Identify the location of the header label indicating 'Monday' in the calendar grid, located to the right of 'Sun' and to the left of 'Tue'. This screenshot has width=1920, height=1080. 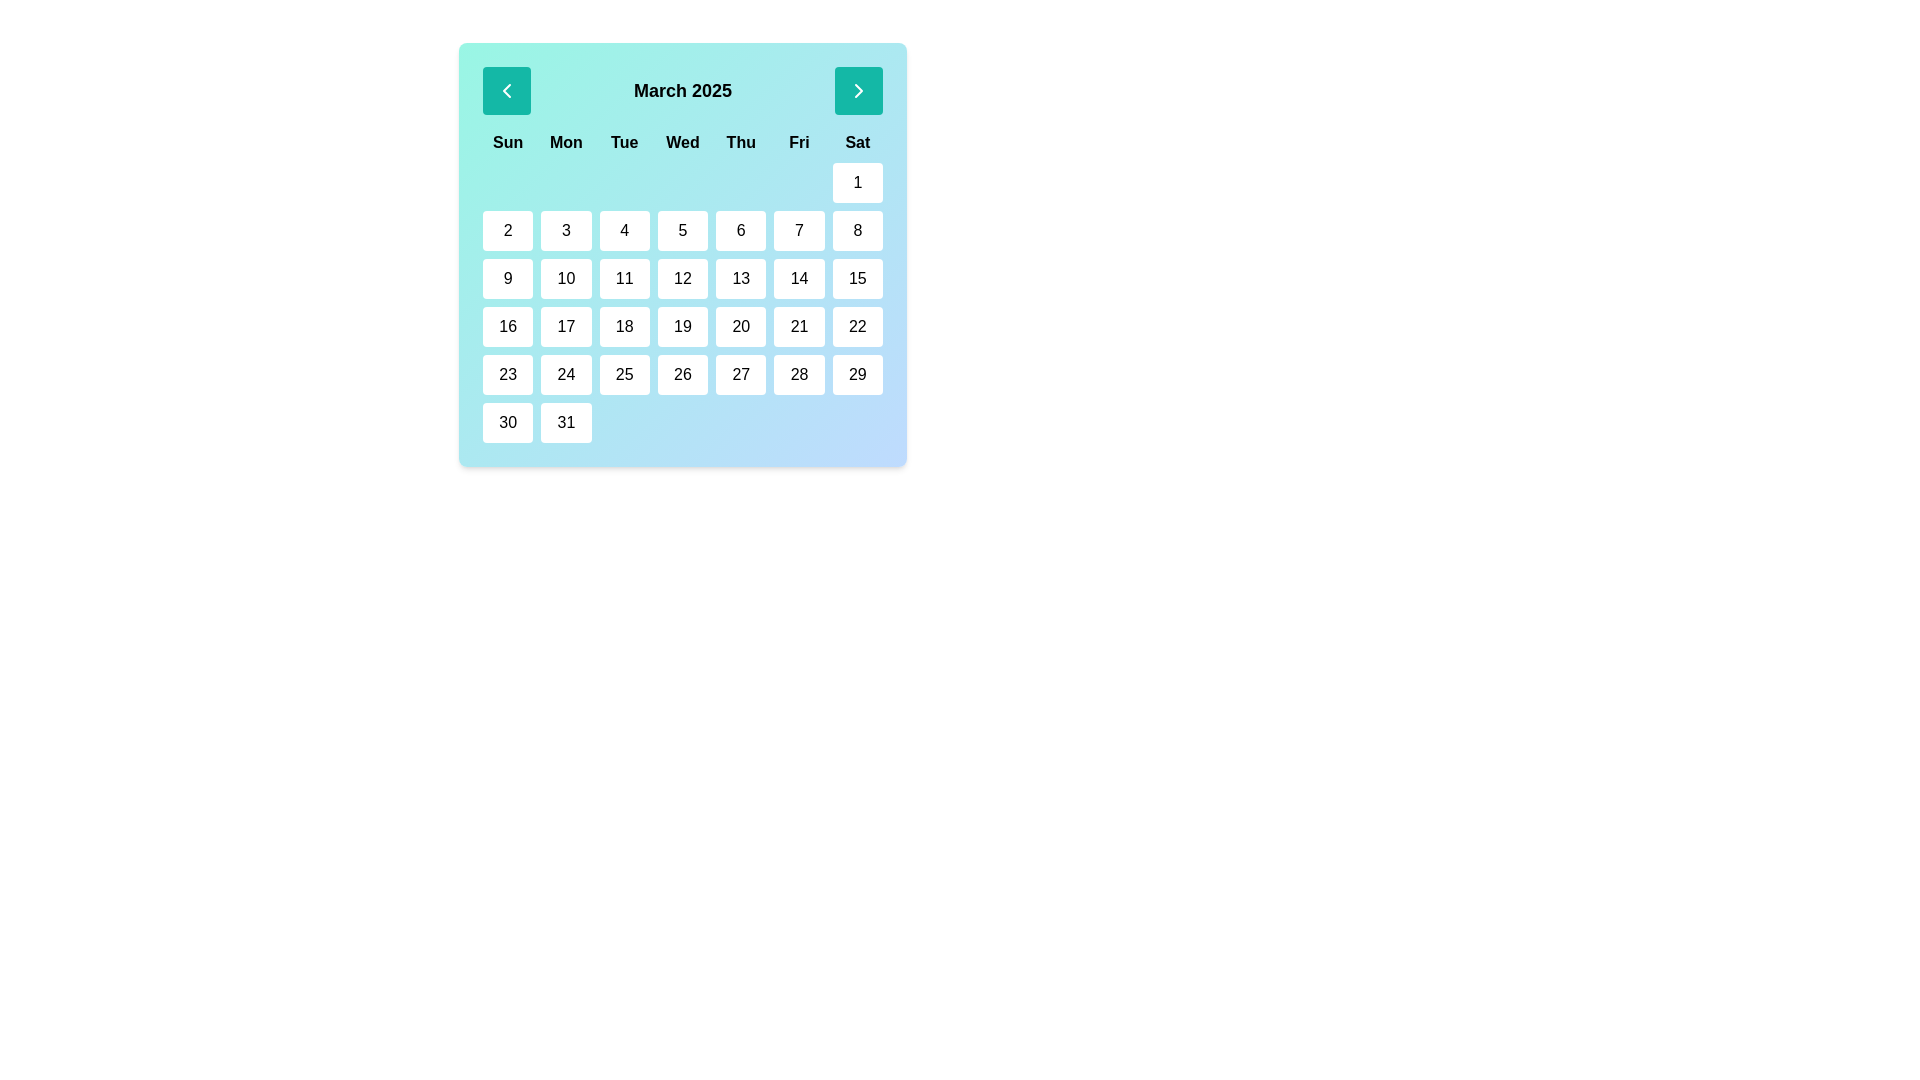
(565, 141).